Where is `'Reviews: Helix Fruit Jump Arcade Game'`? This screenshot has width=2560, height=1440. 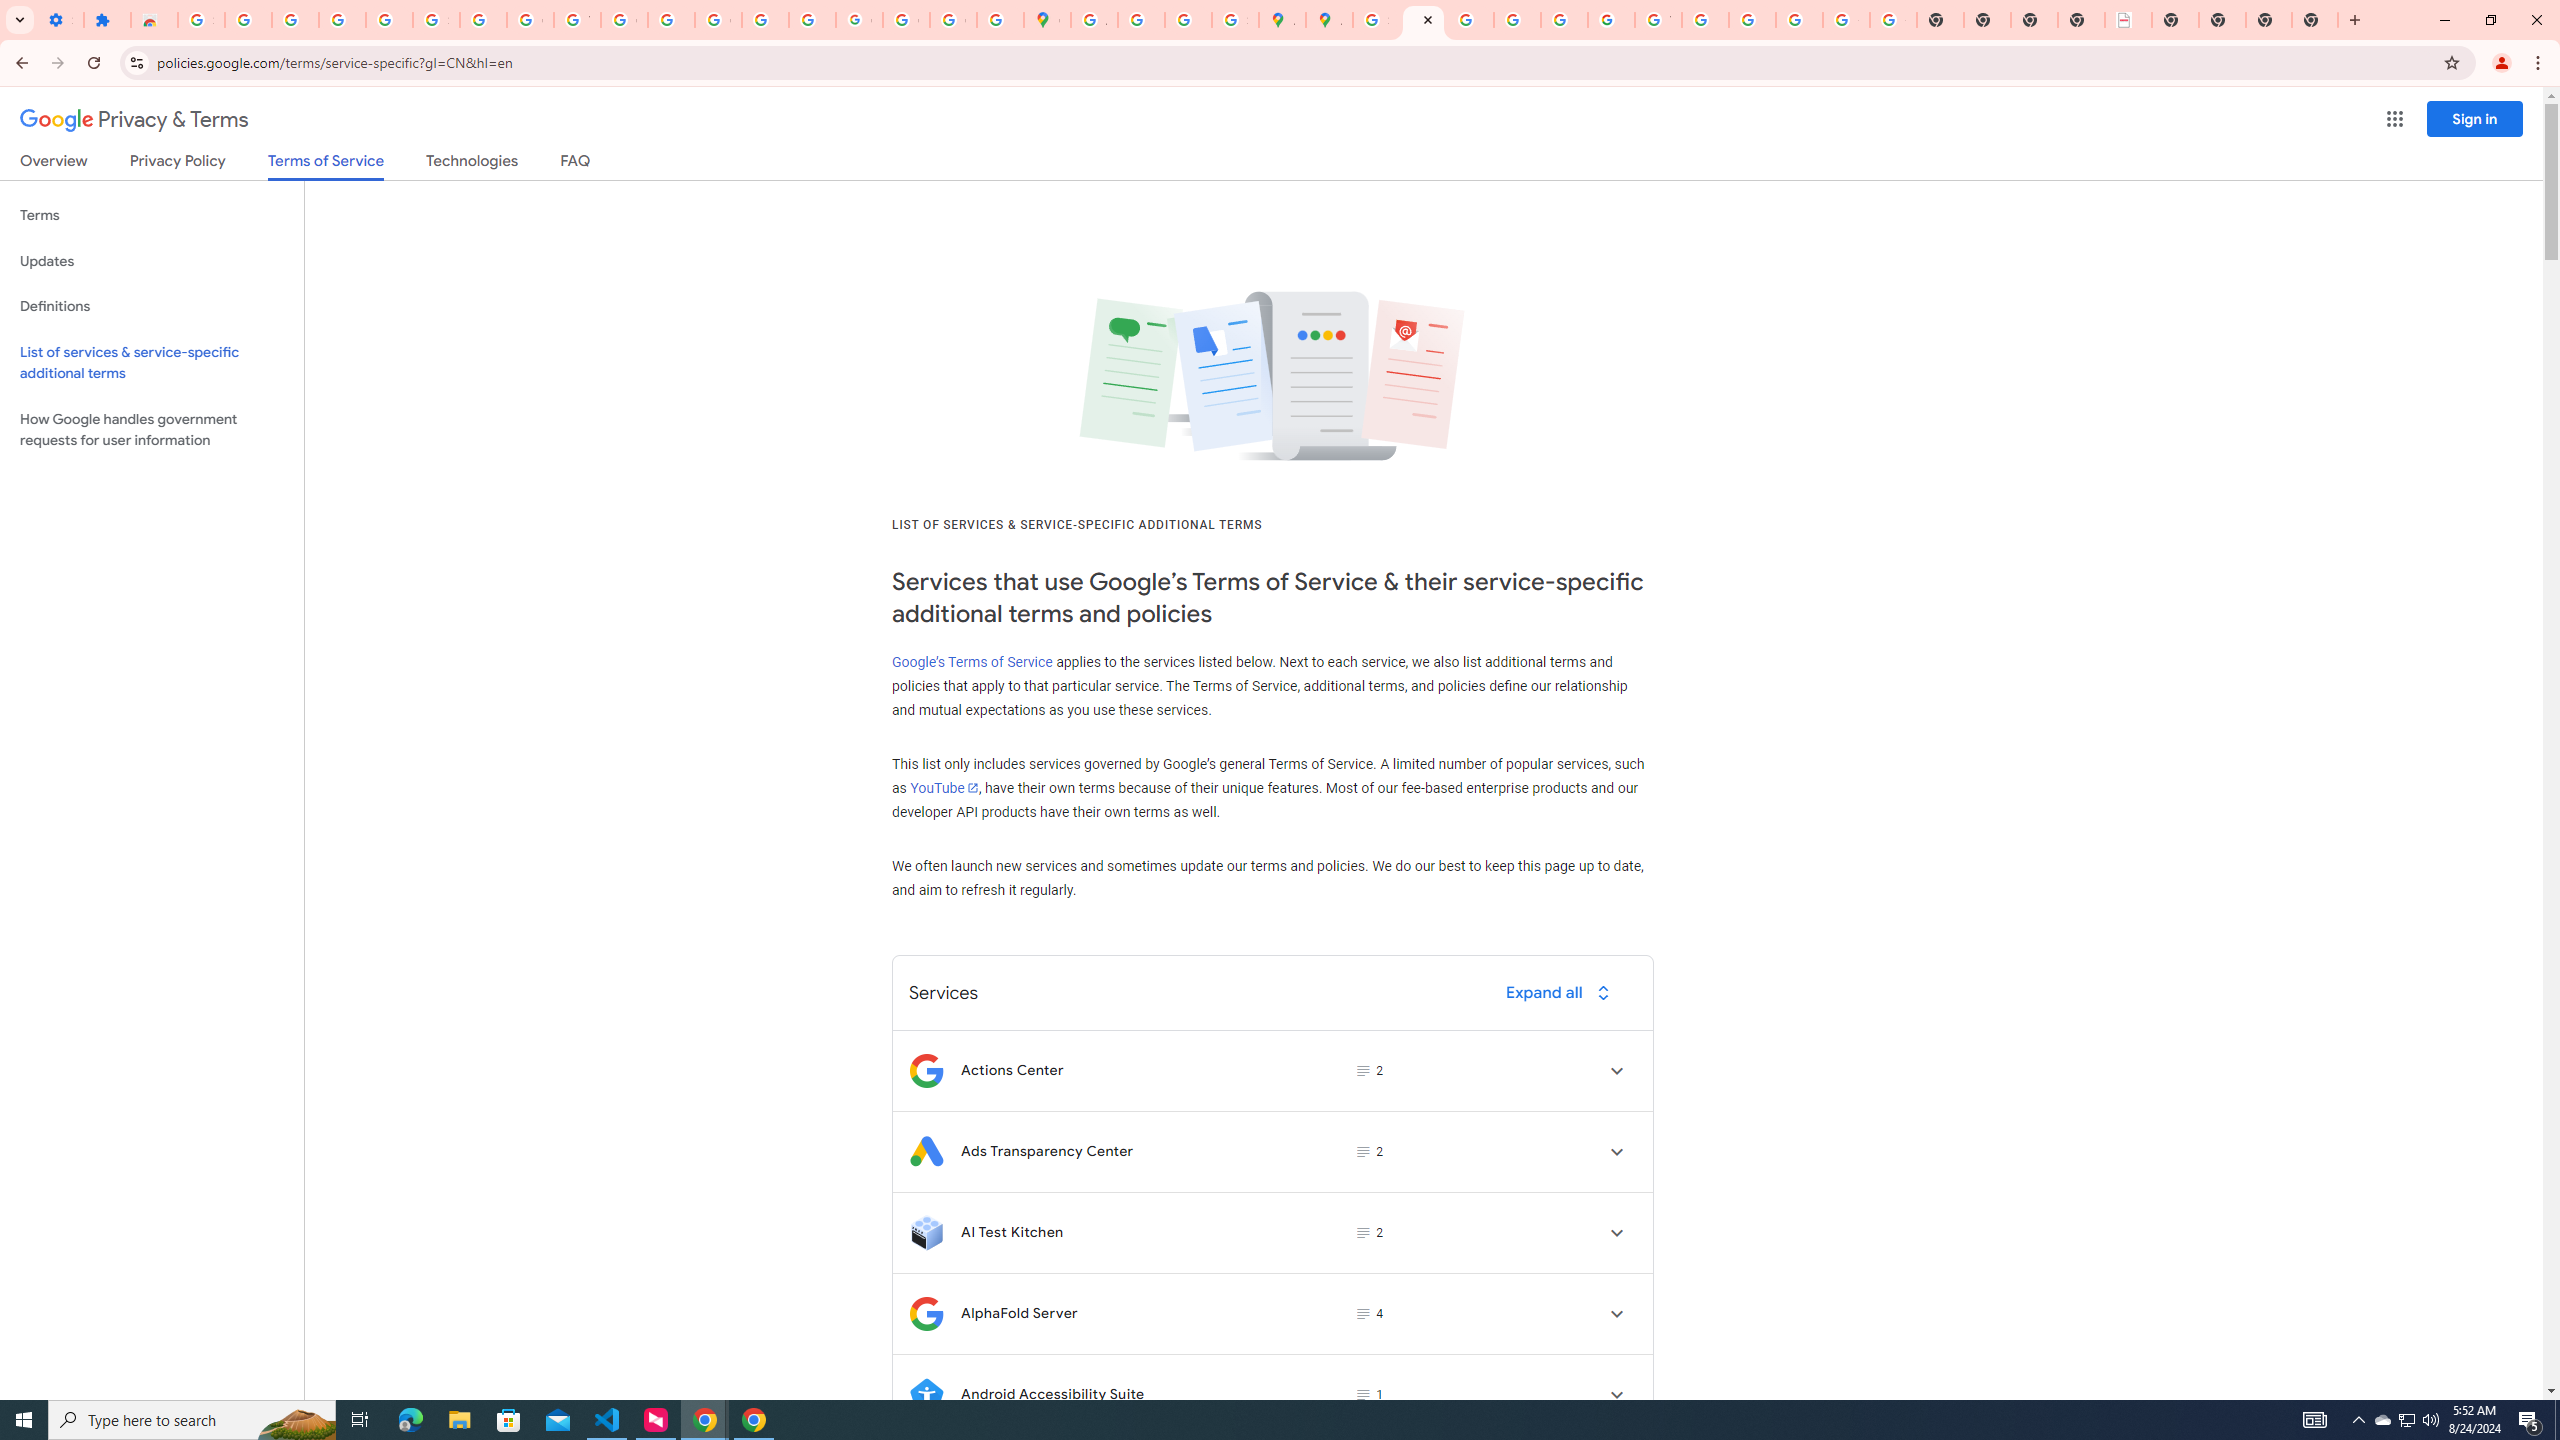
'Reviews: Helix Fruit Jump Arcade Game' is located at coordinates (154, 19).